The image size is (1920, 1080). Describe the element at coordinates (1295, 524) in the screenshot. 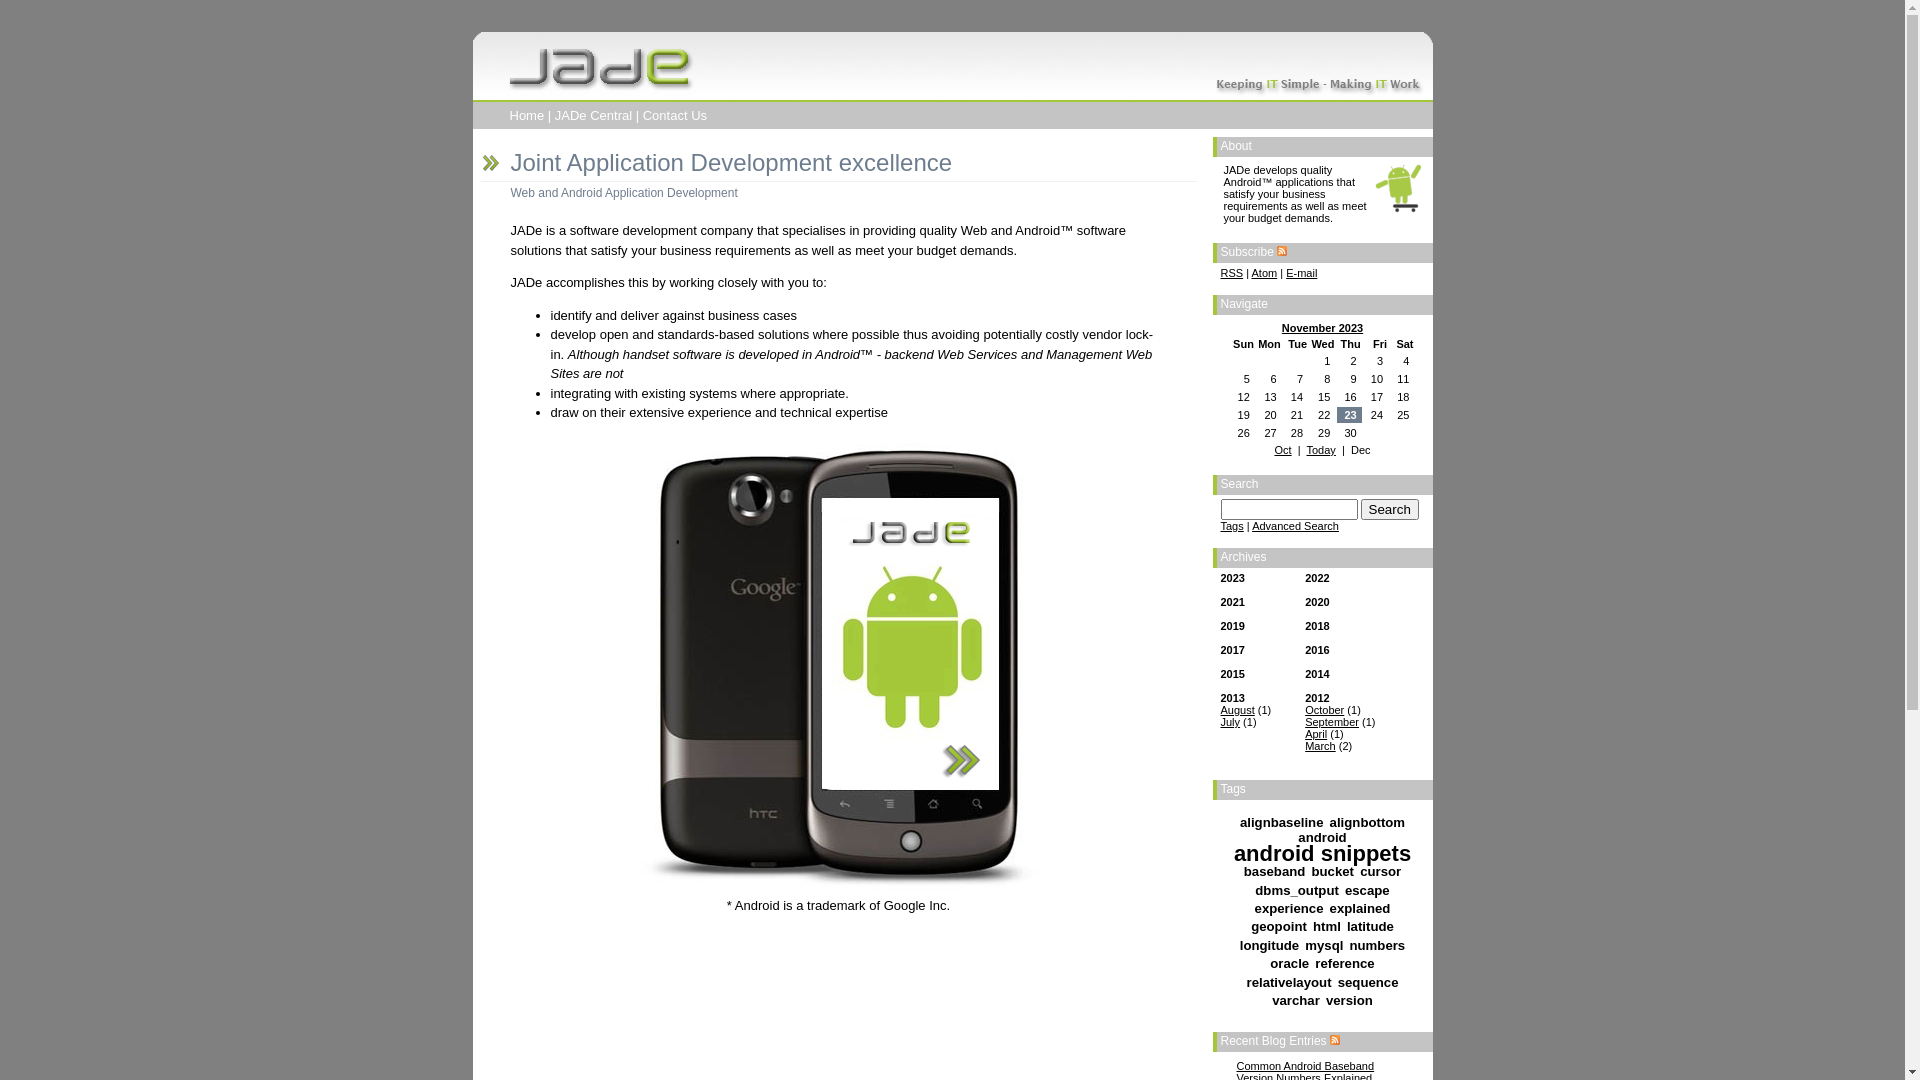

I see `'Advanced Search'` at that location.